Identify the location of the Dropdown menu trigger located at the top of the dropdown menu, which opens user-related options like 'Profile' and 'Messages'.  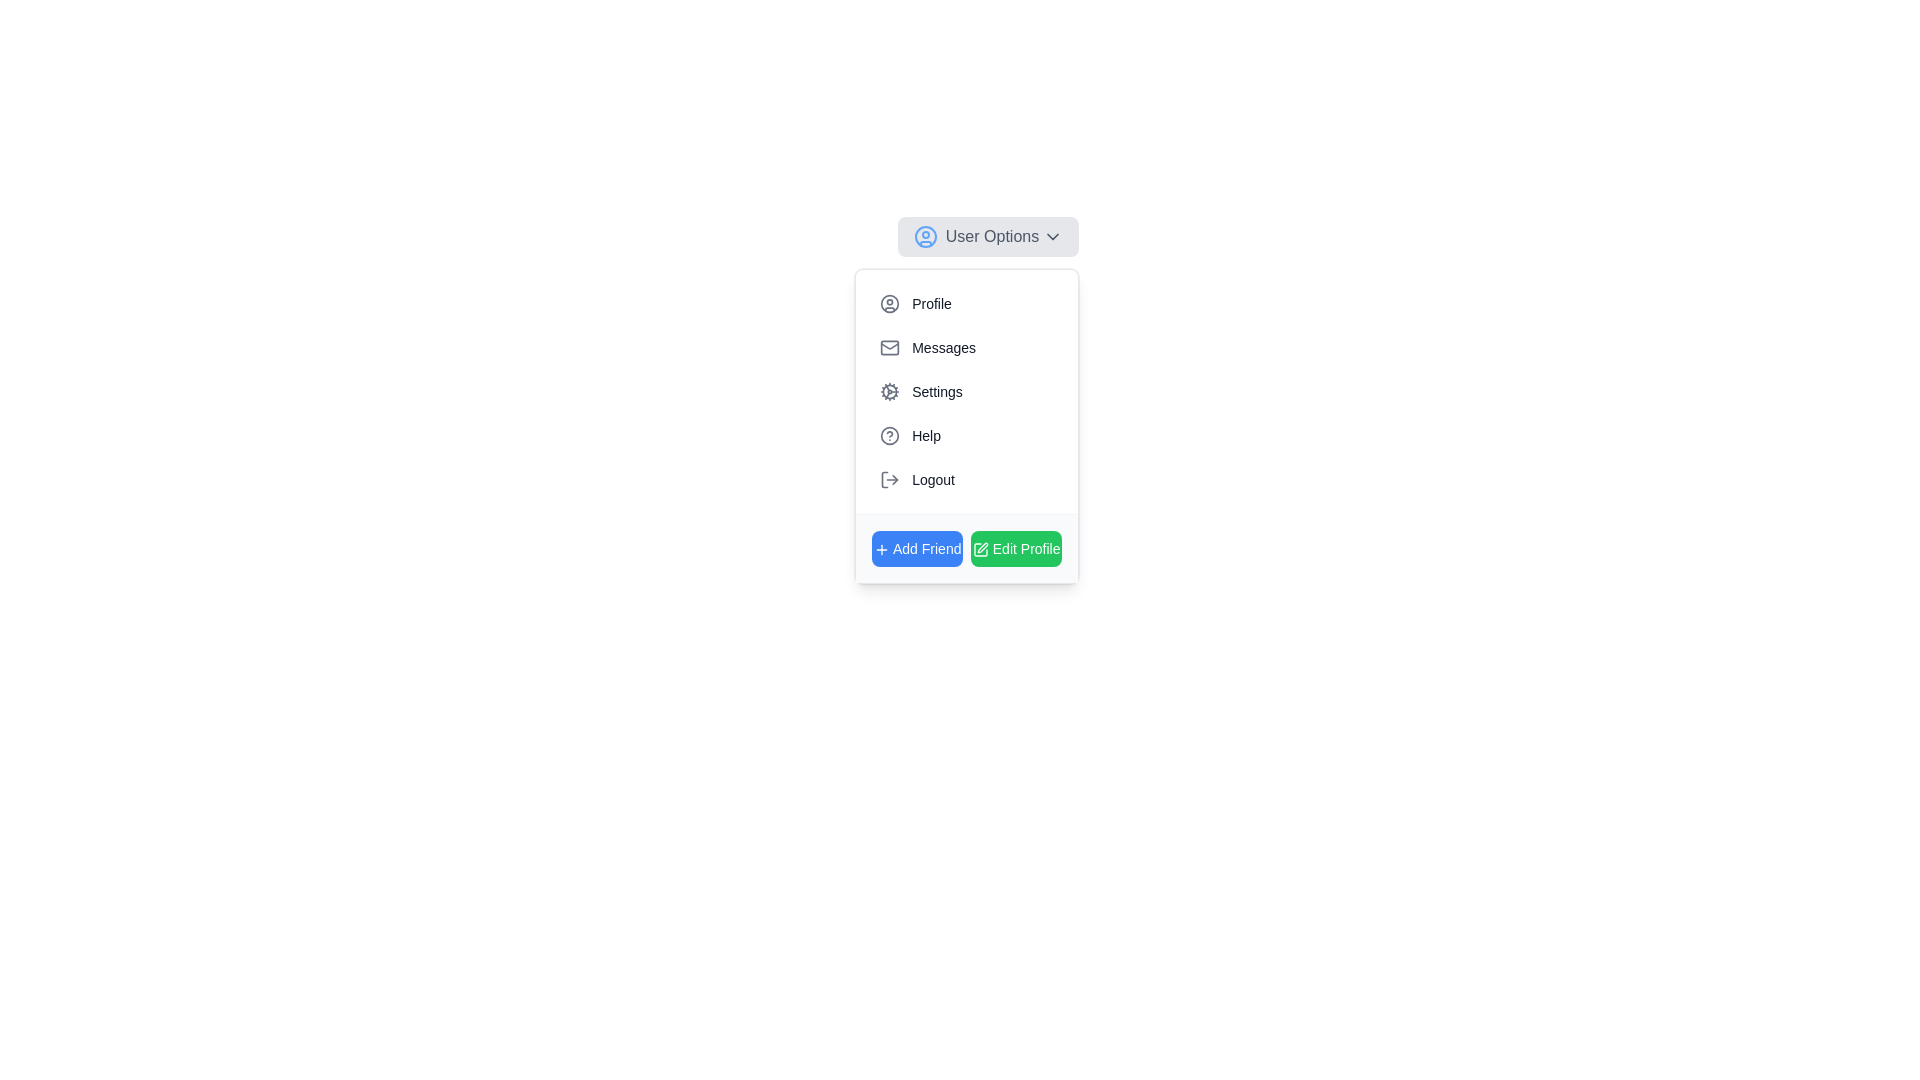
(988, 235).